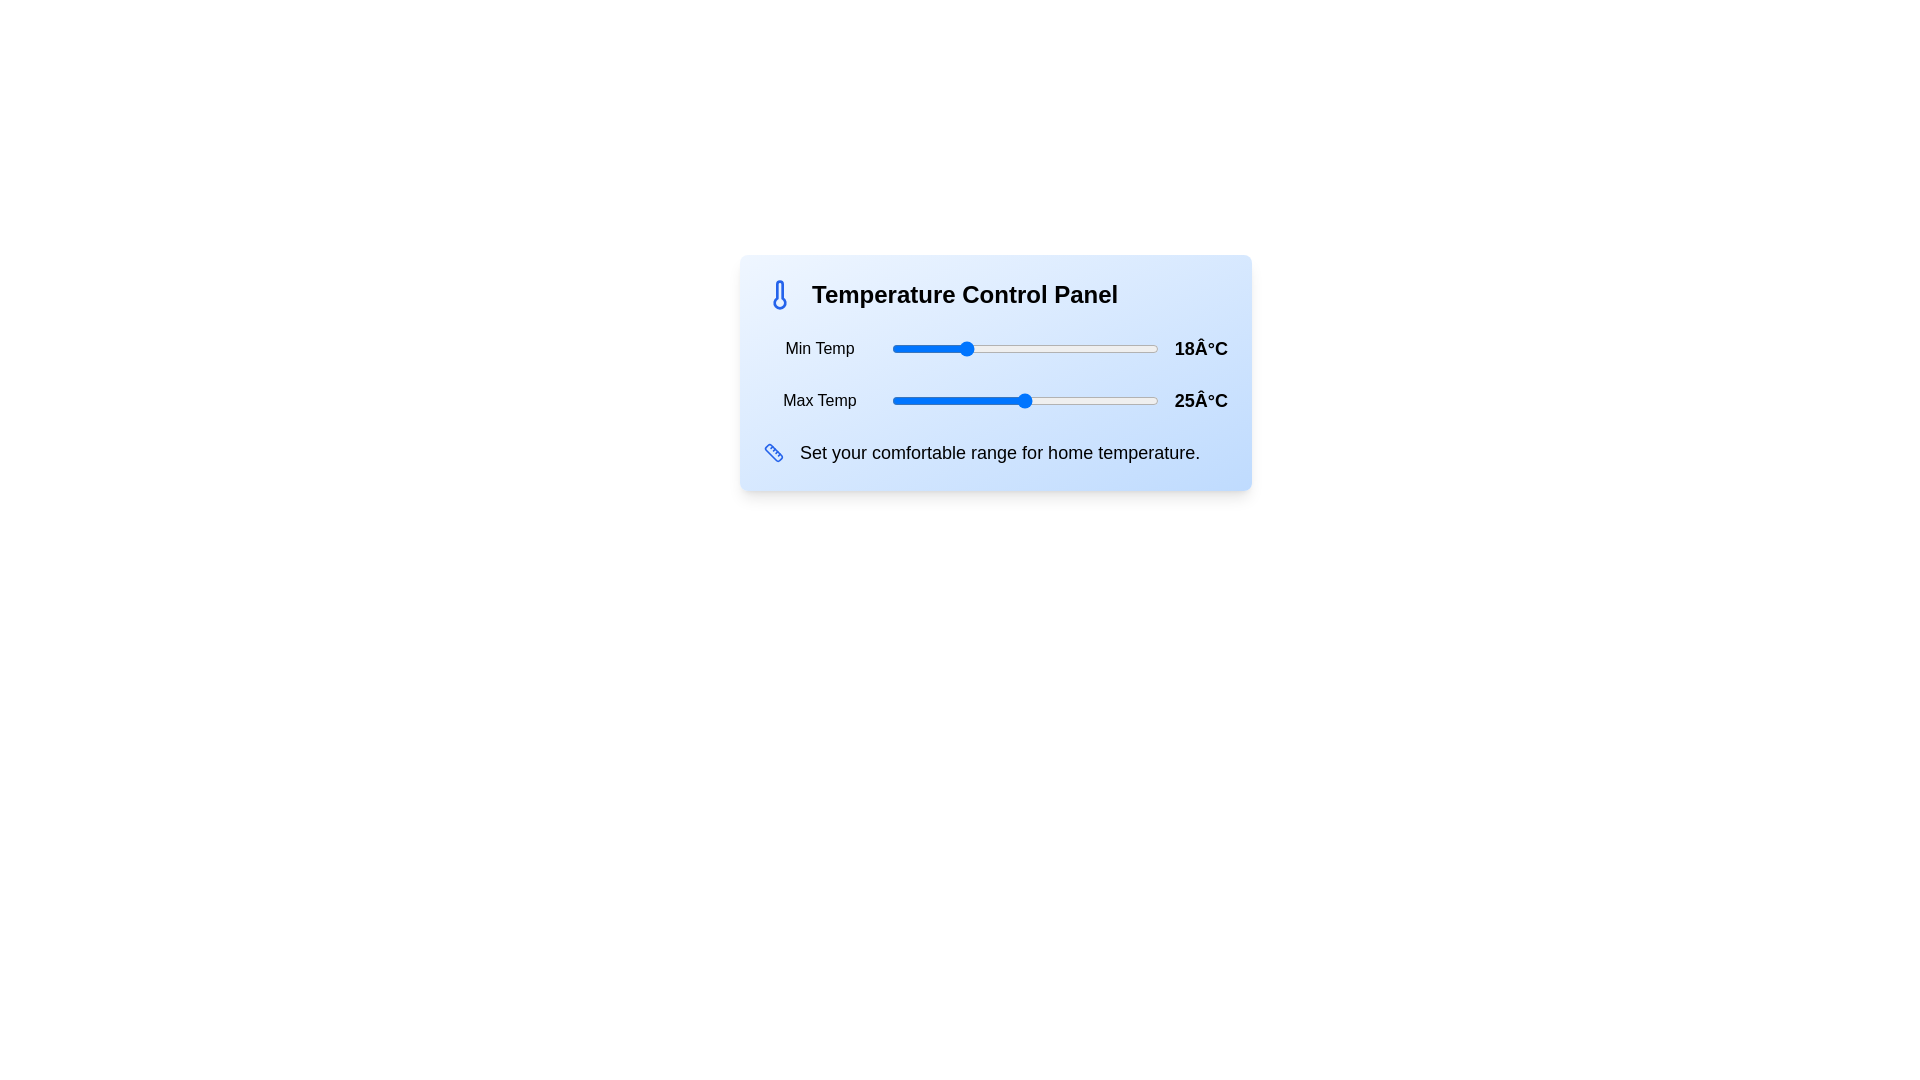  Describe the element at coordinates (917, 401) in the screenshot. I see `the maximum temperature slider to 13°C` at that location.